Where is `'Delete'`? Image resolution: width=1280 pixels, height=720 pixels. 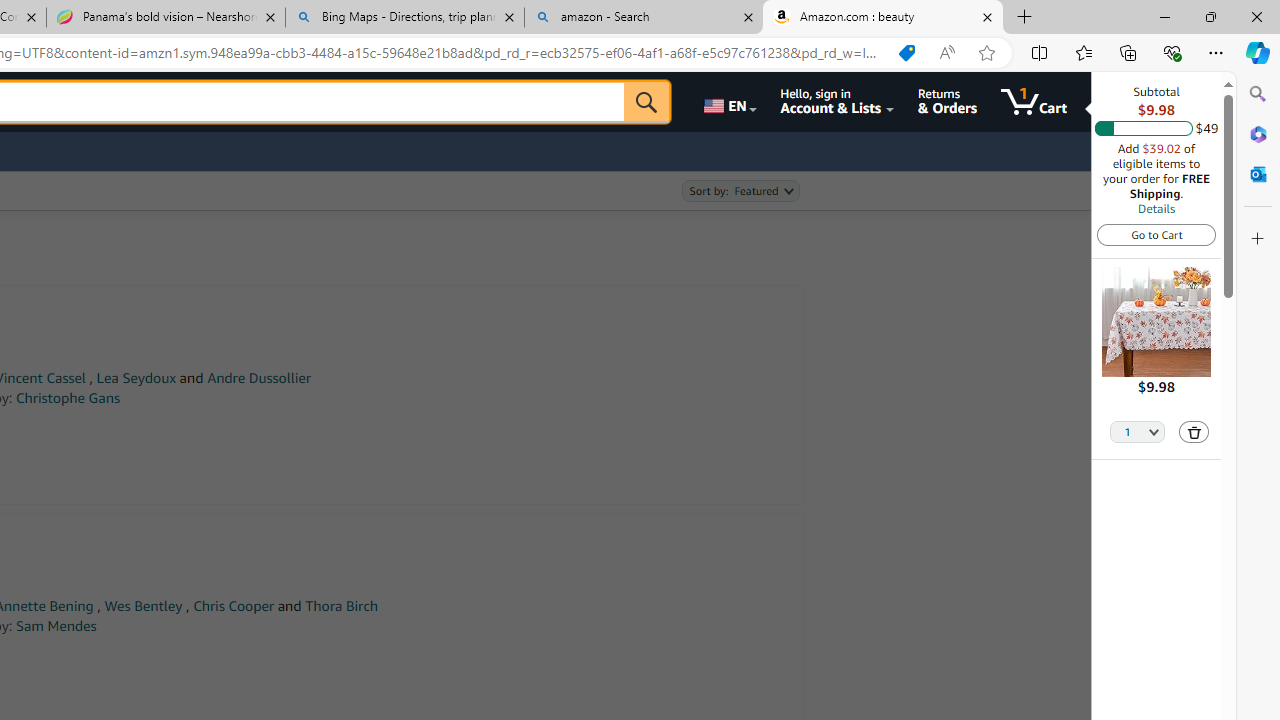 'Delete' is located at coordinates (1194, 431).